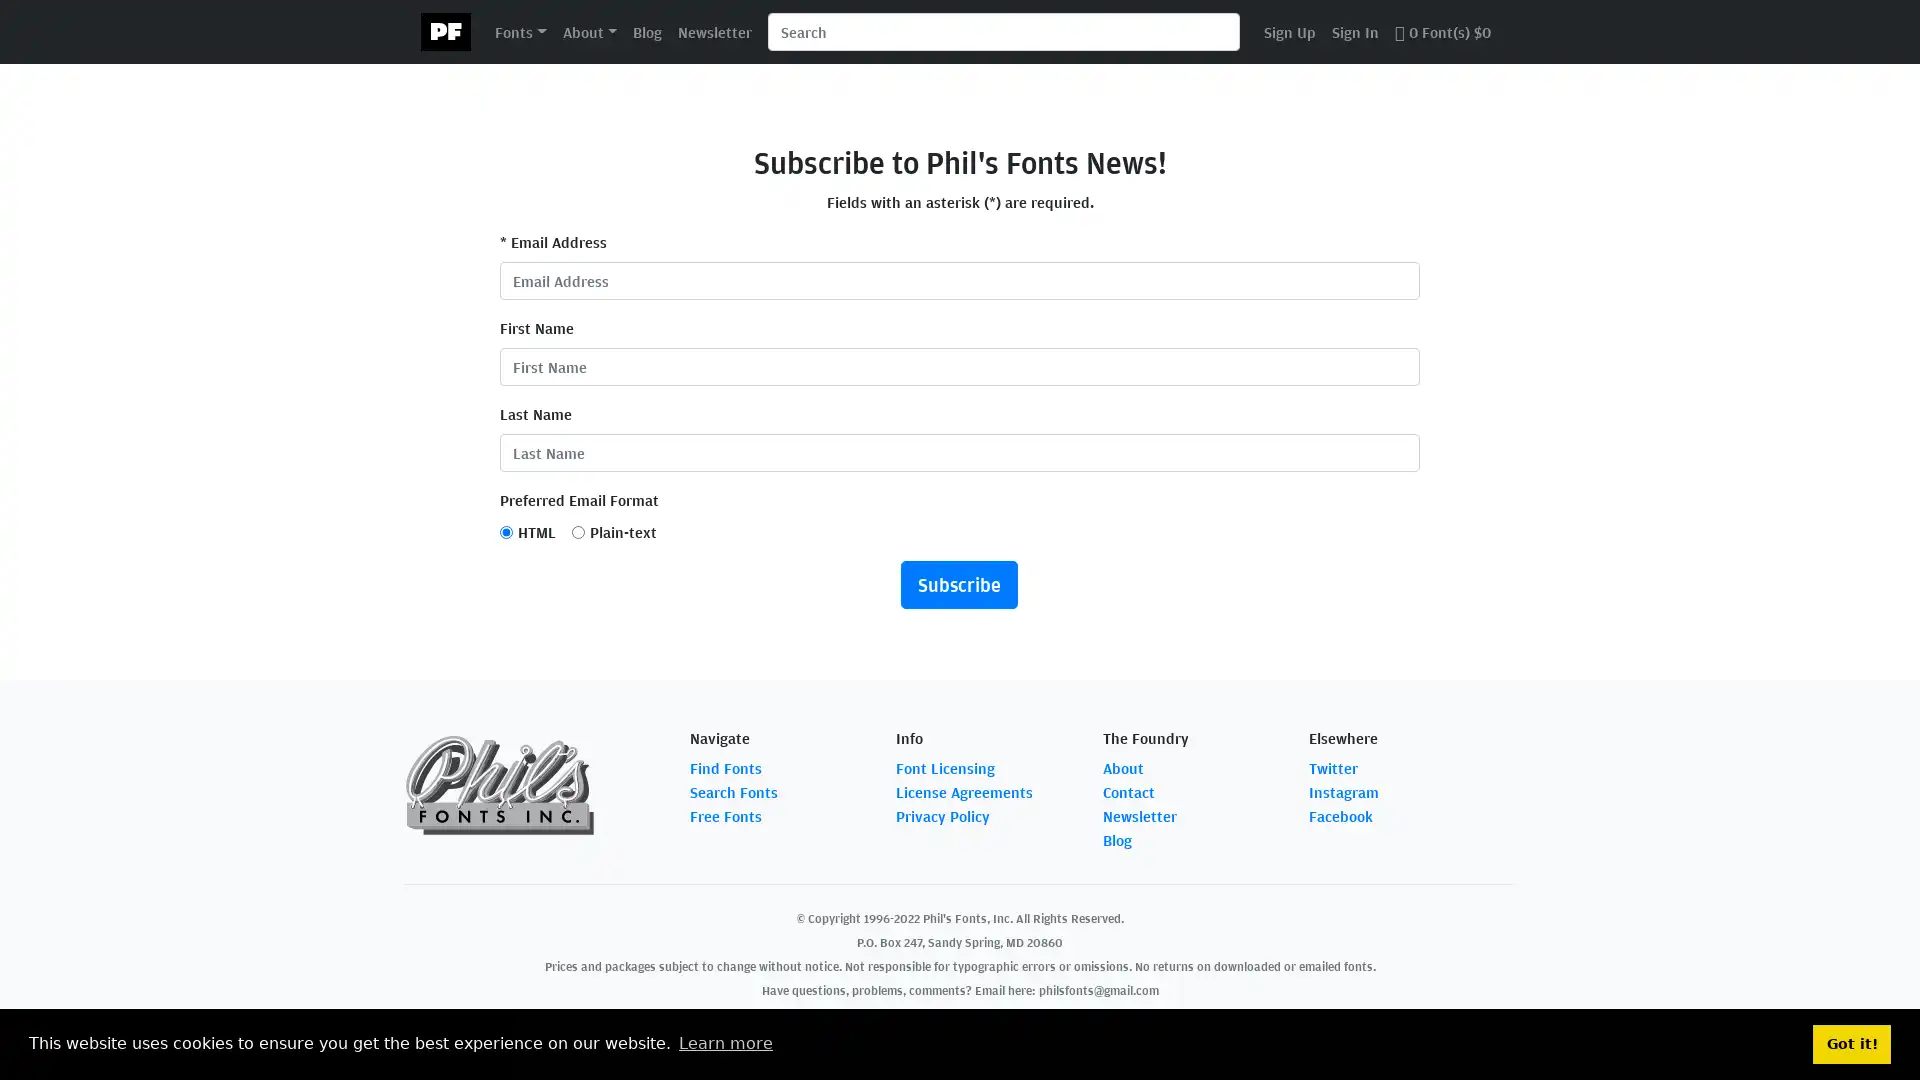 This screenshot has height=1080, width=1920. Describe the element at coordinates (520, 30) in the screenshot. I see `Fonts` at that location.